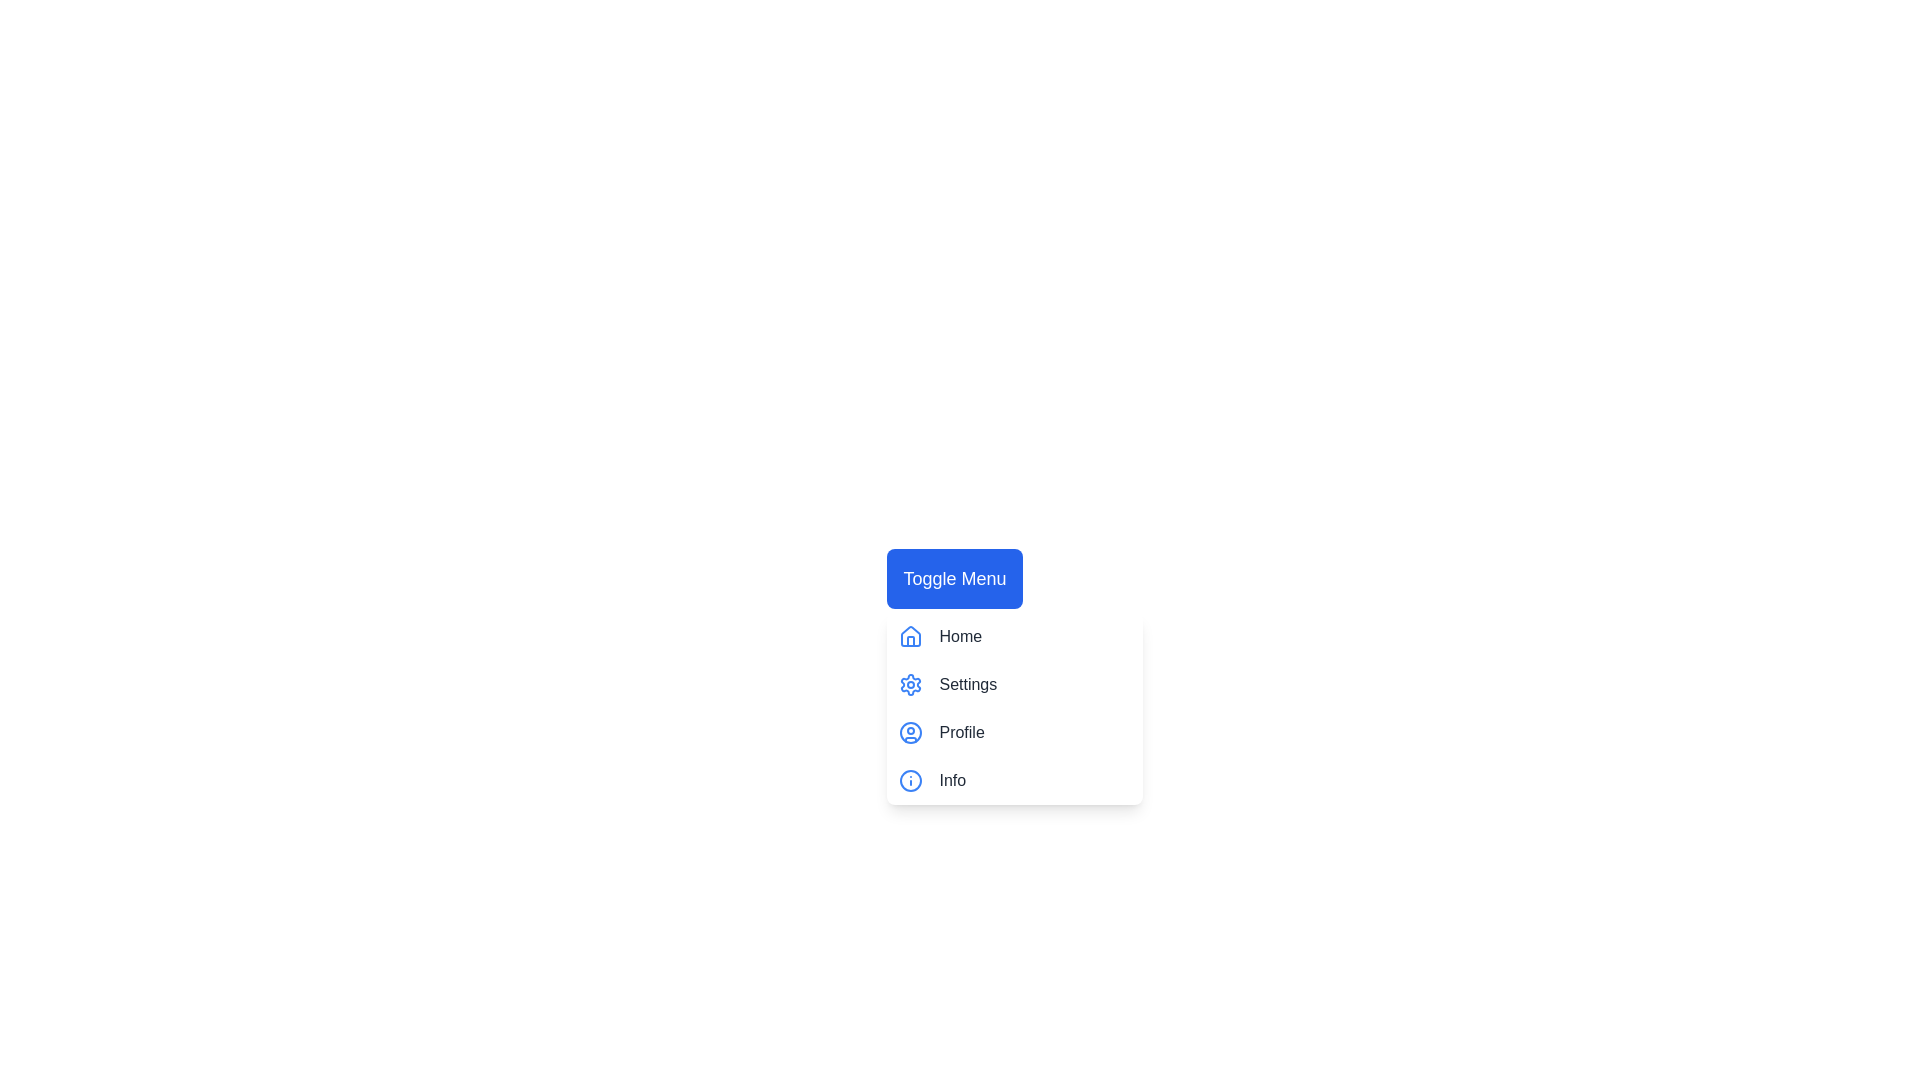  Describe the element at coordinates (1015, 779) in the screenshot. I see `the menu item Info to highlight it` at that location.